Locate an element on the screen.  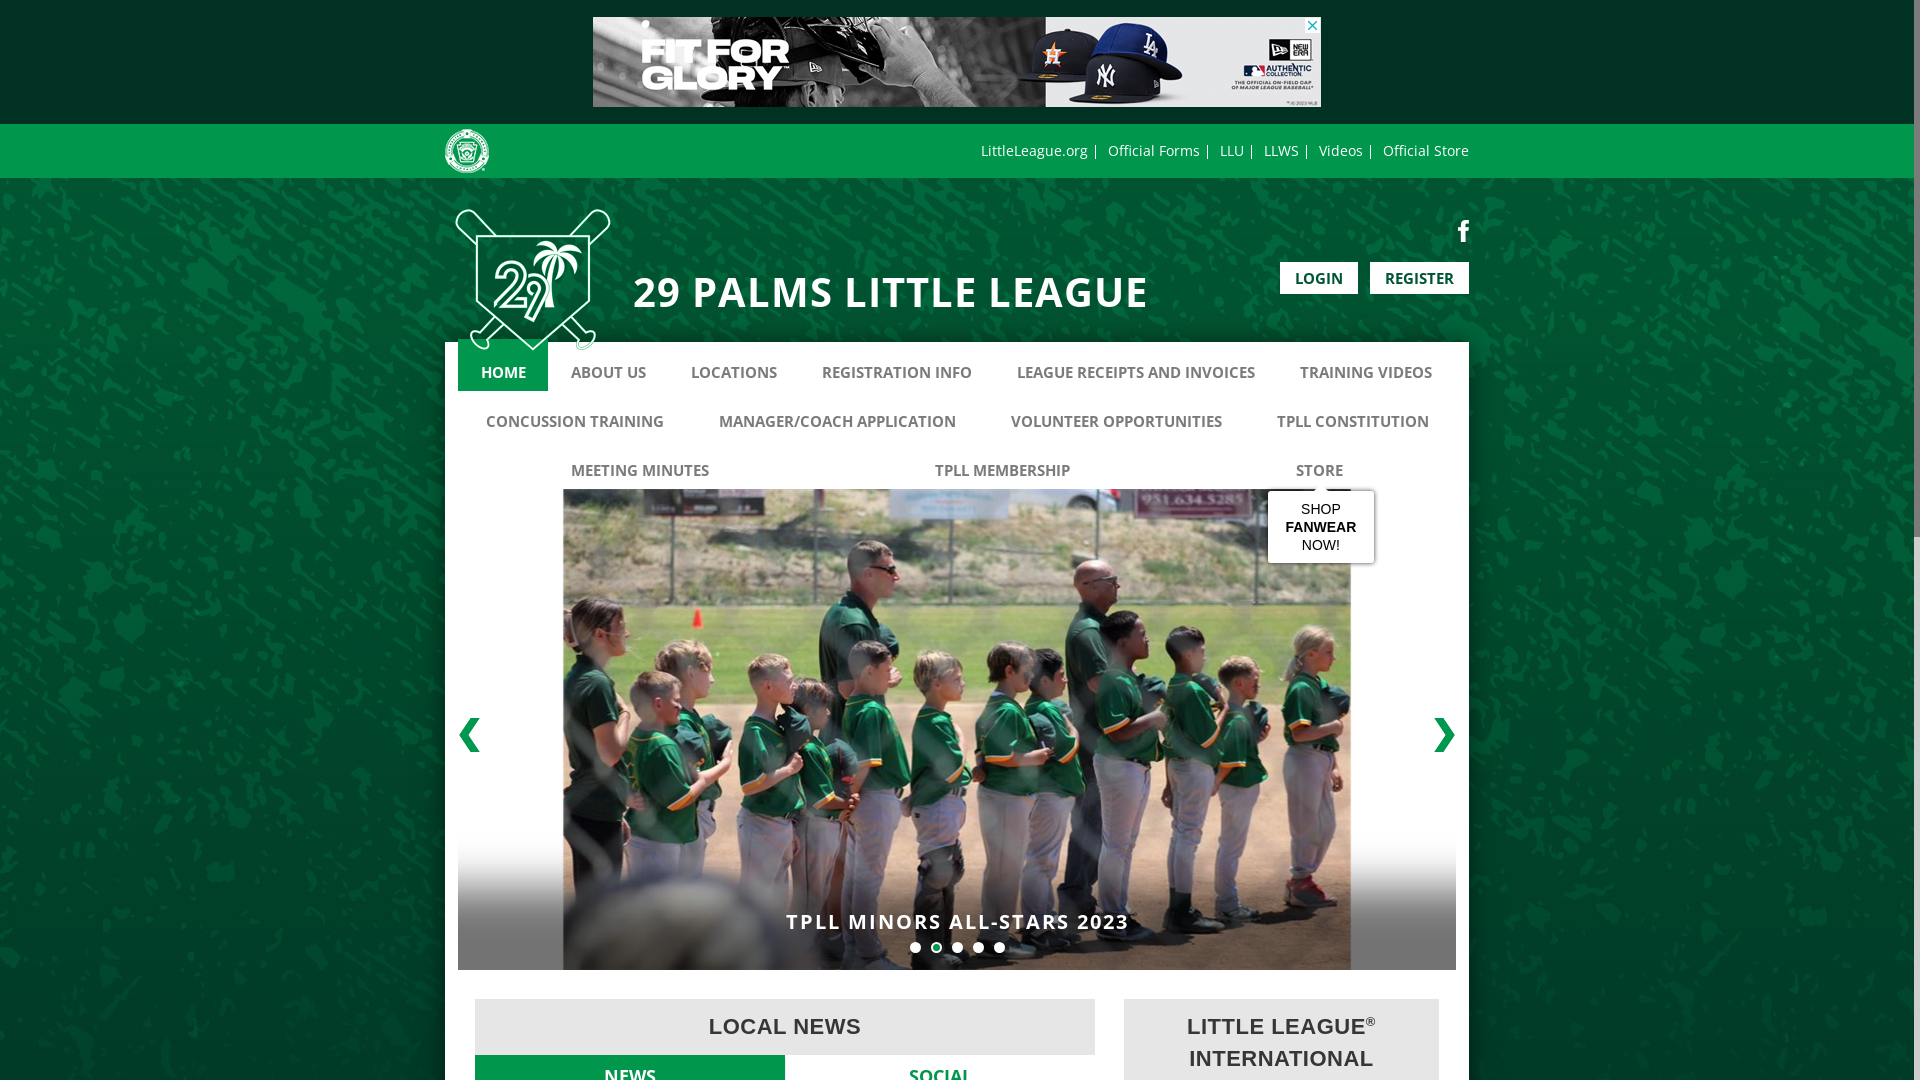
'REGISTER' is located at coordinates (1418, 277).